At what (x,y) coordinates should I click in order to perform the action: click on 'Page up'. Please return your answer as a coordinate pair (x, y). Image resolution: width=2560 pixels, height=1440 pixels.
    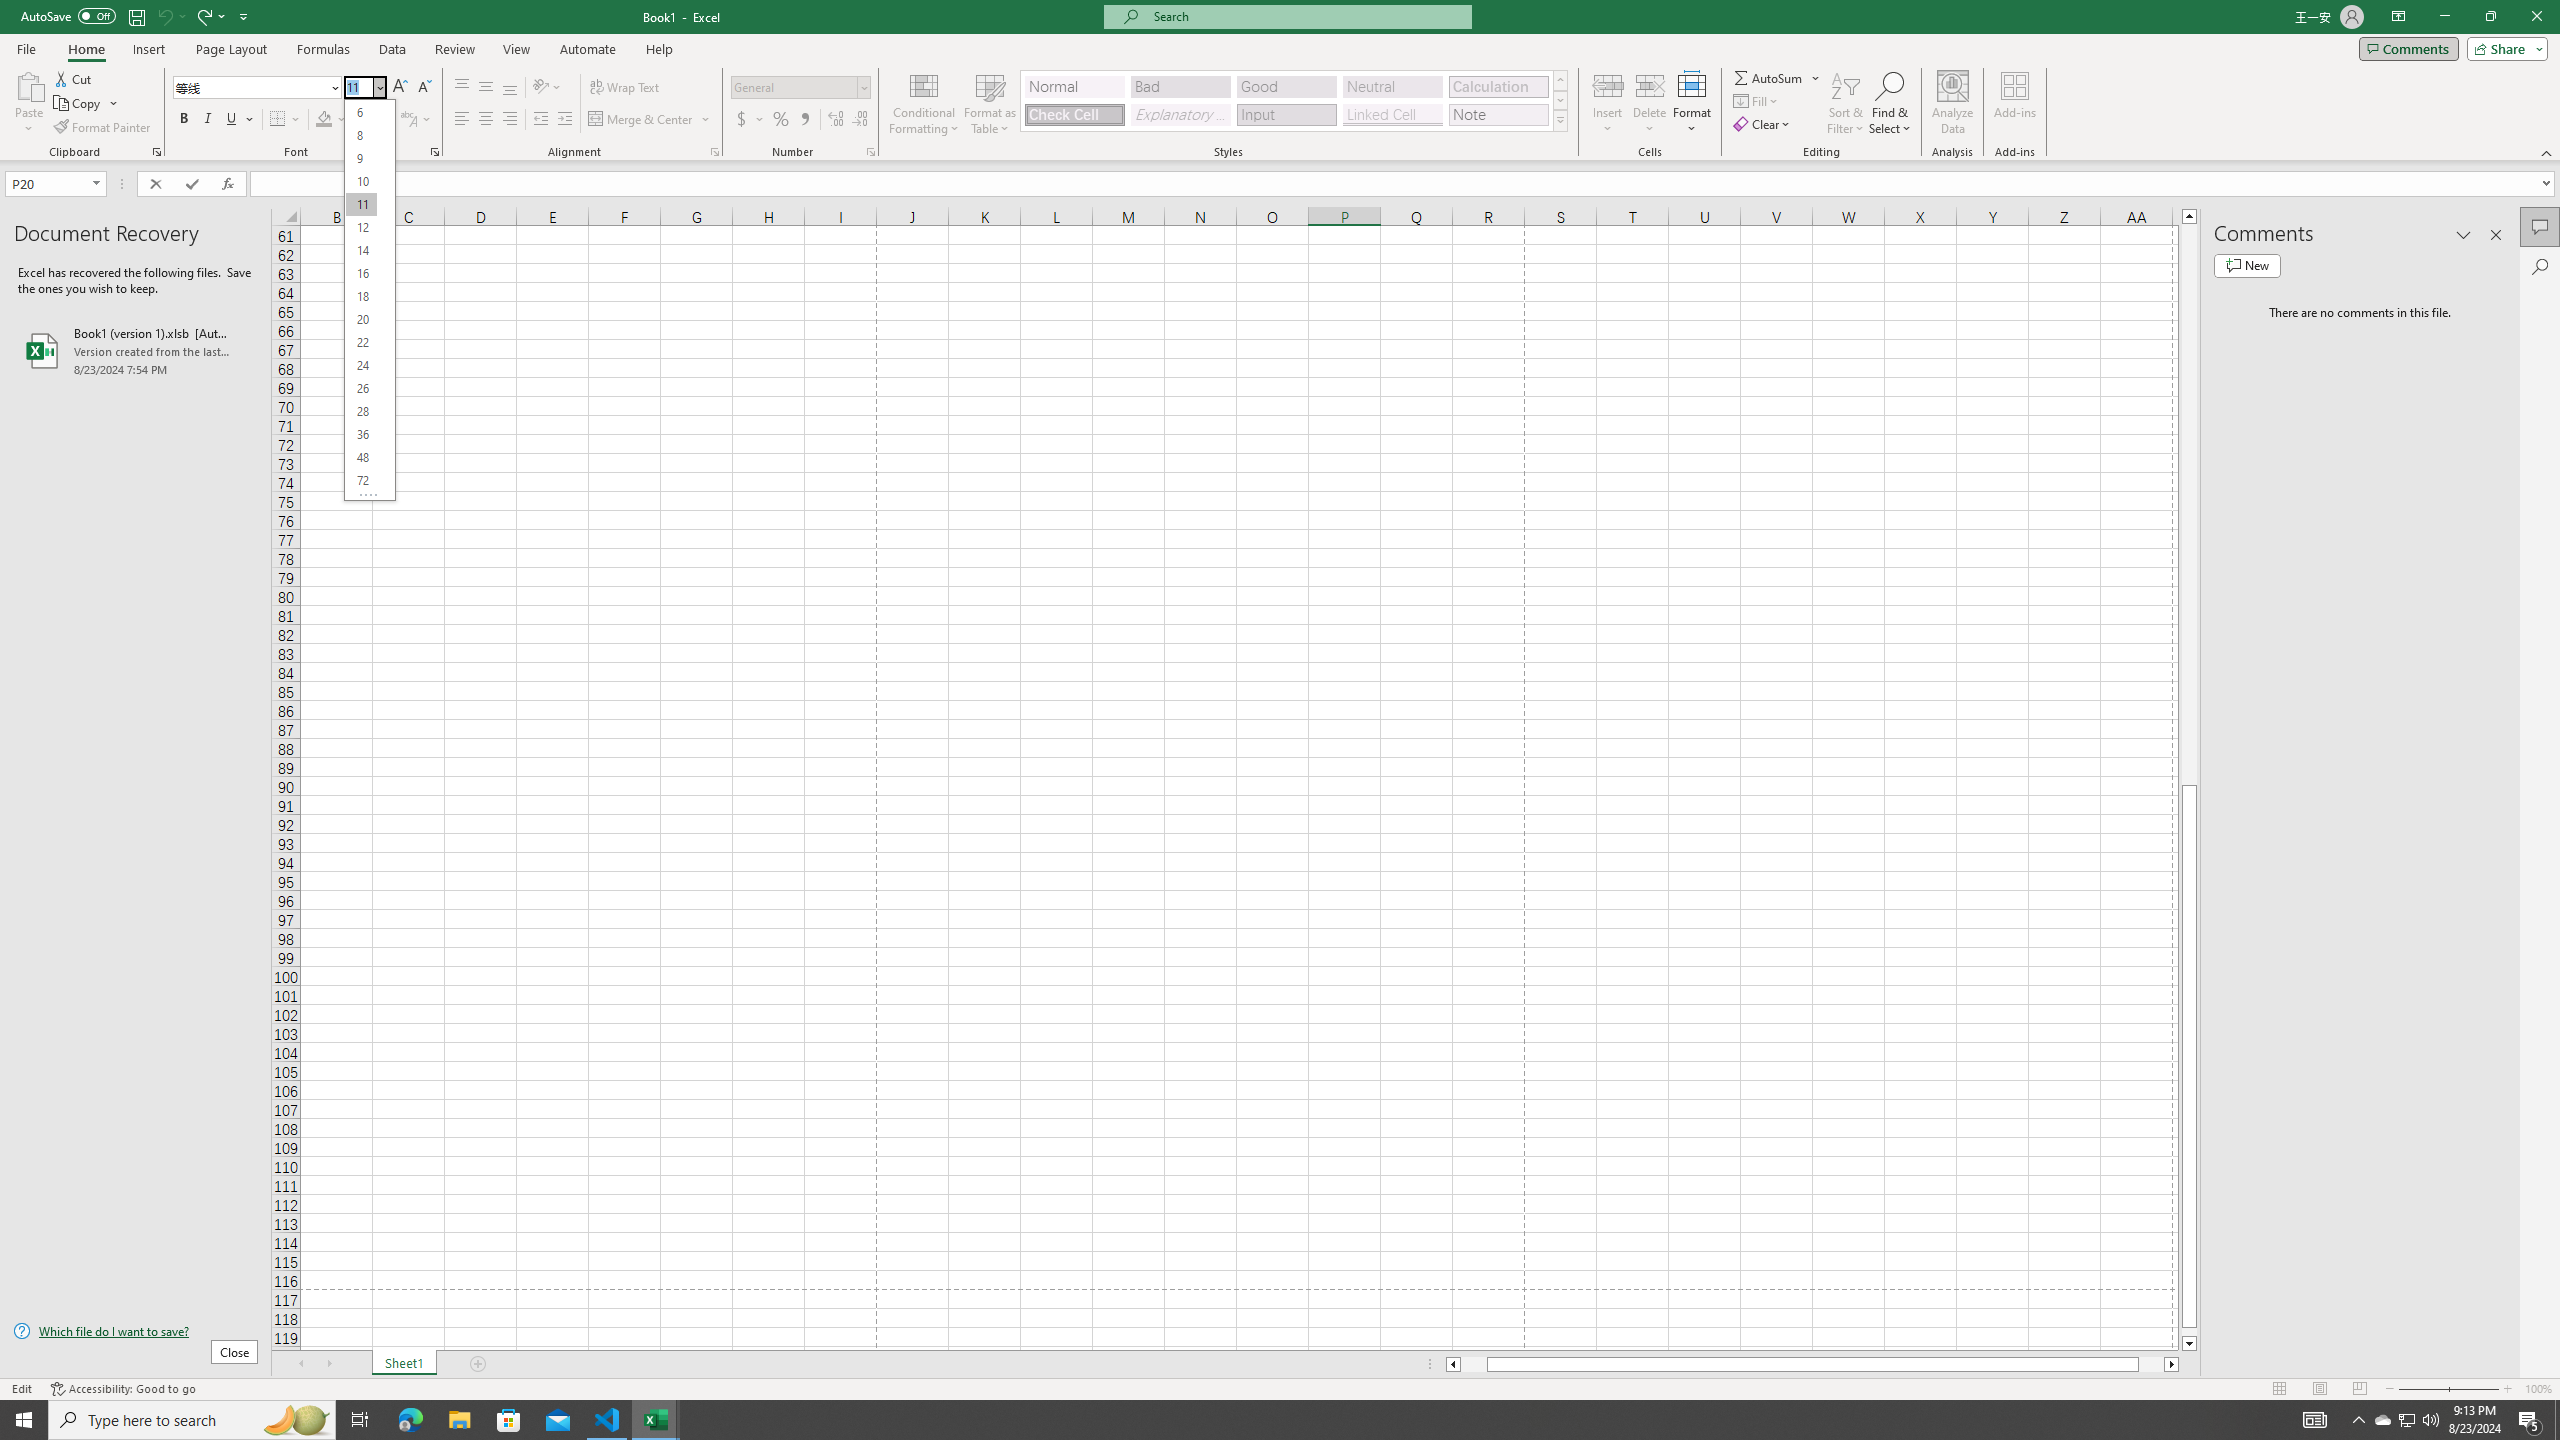
    Looking at the image, I should click on (2189, 503).